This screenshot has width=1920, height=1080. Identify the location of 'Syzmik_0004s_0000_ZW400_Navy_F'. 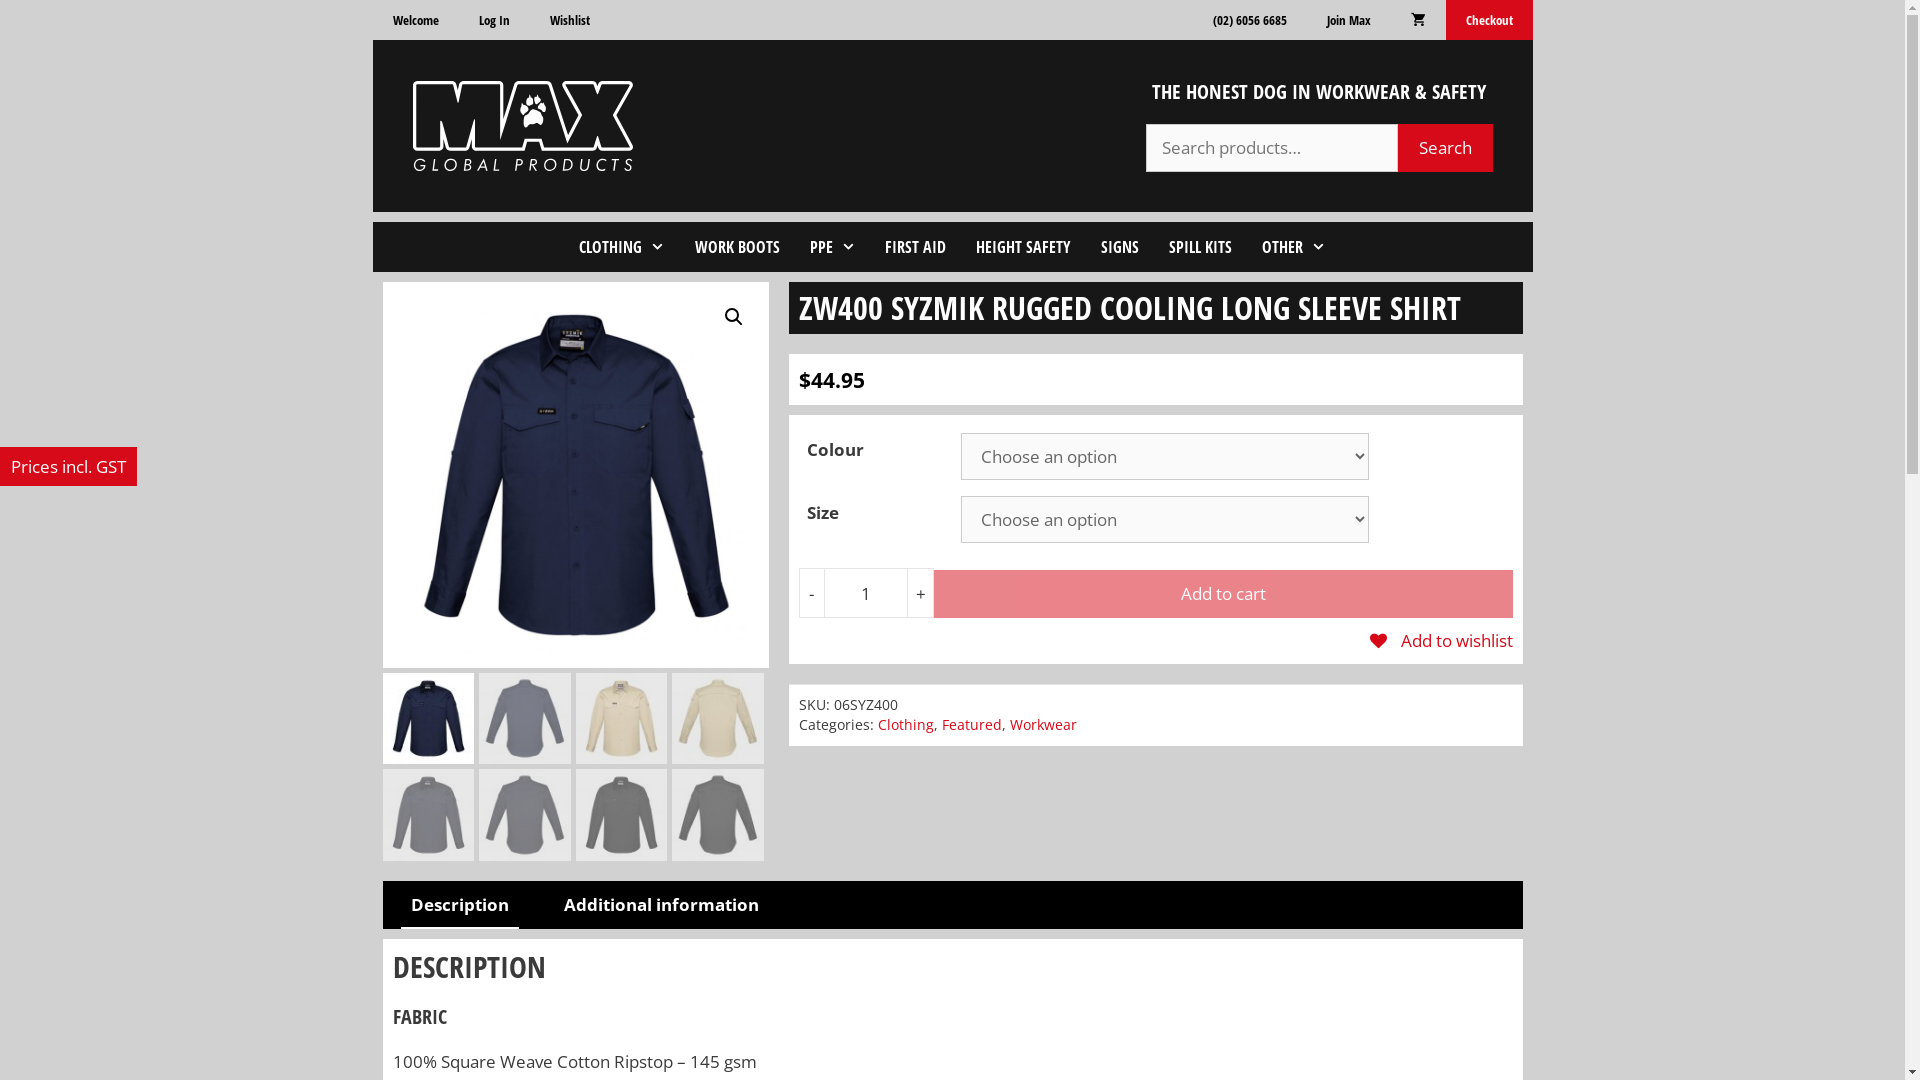
(574, 474).